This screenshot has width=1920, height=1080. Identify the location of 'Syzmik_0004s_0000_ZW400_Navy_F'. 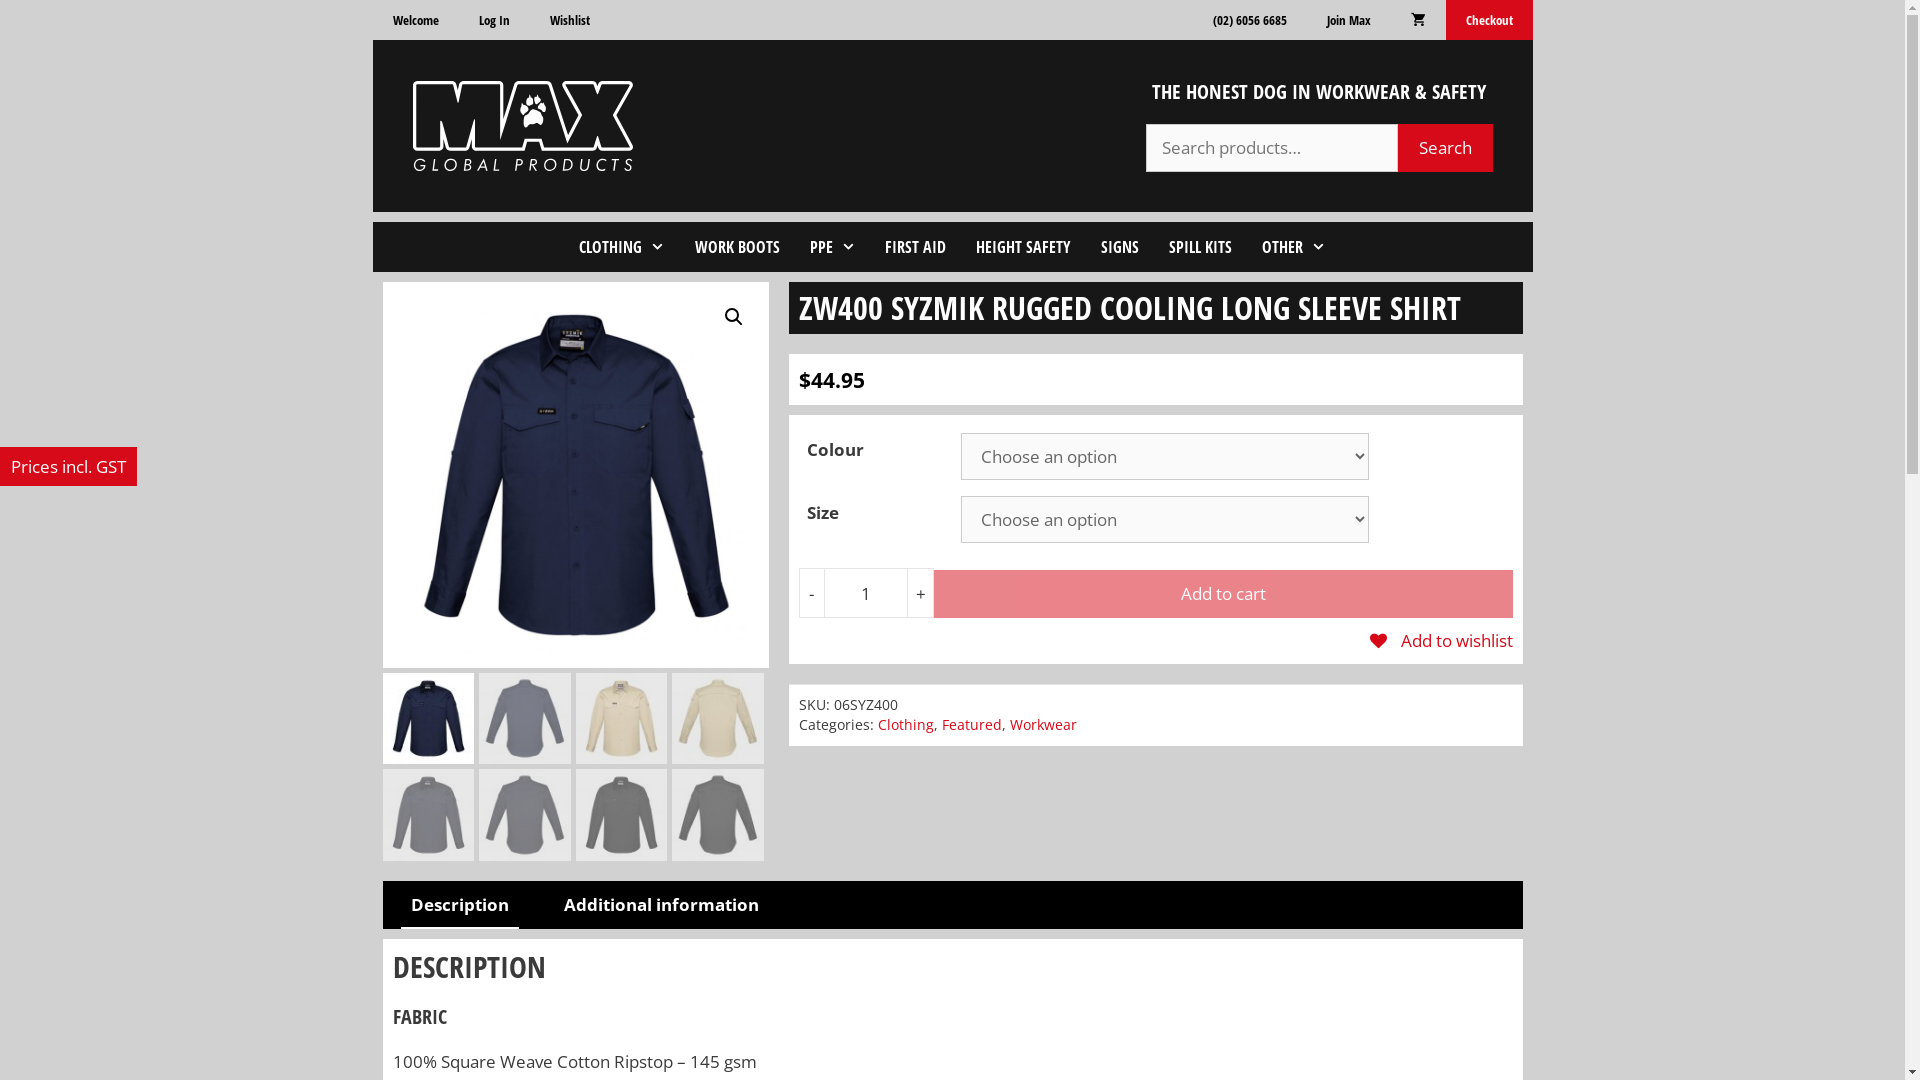
(574, 474).